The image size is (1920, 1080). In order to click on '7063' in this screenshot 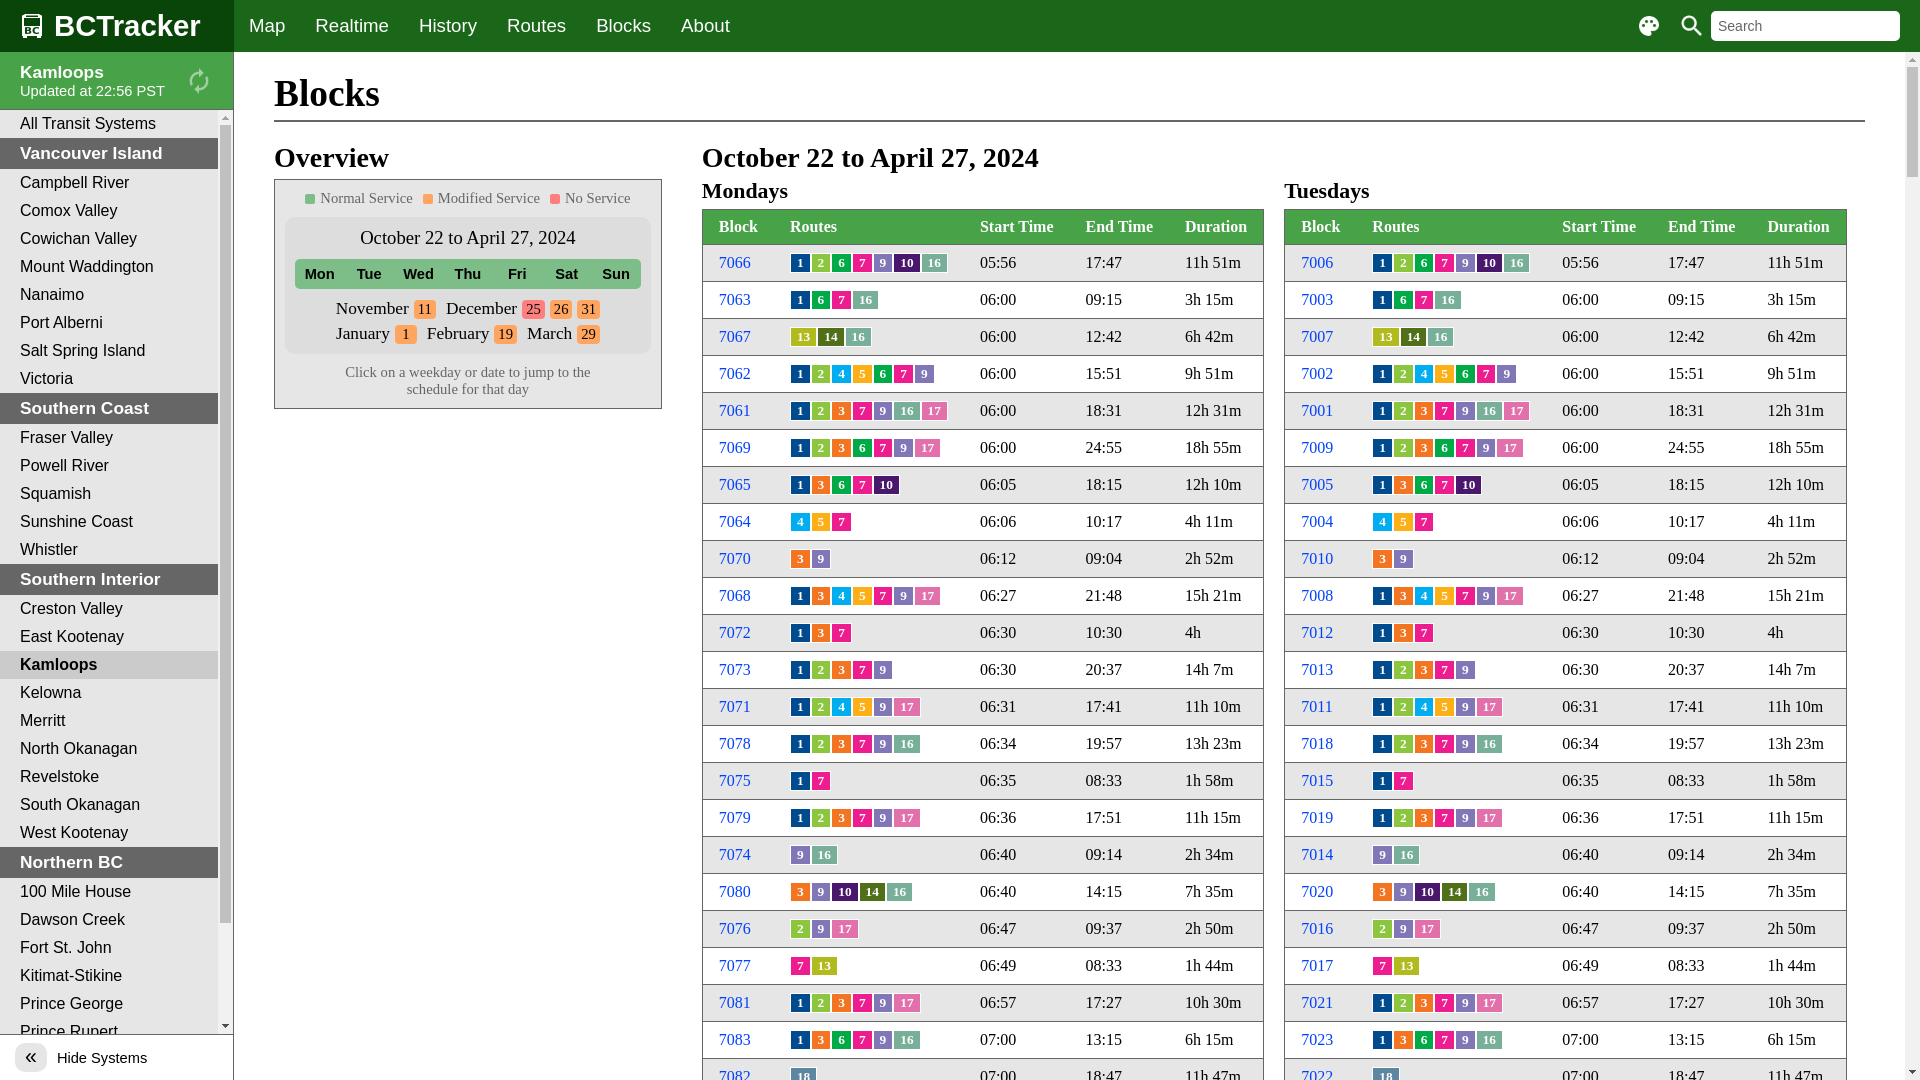, I will do `click(719, 299)`.